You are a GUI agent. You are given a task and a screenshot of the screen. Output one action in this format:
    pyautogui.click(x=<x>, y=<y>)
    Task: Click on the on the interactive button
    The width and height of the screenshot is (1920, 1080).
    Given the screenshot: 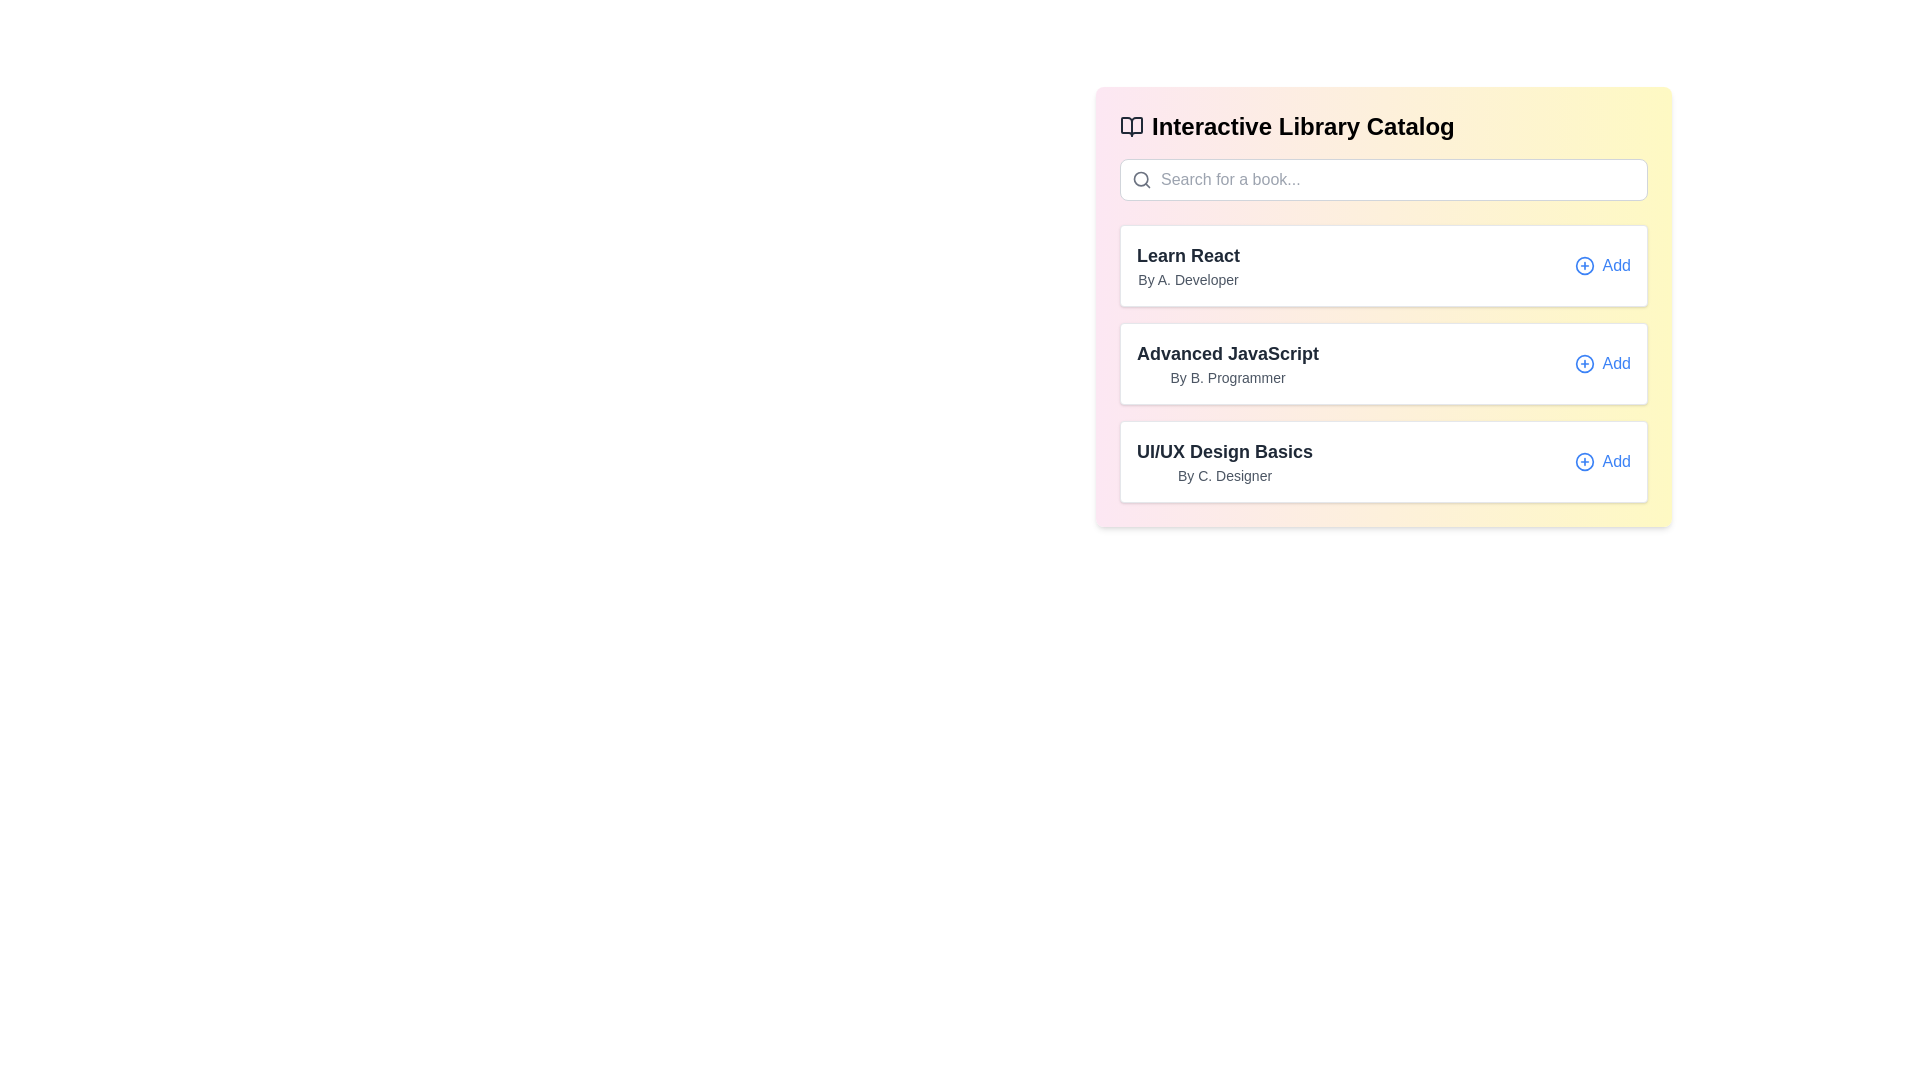 What is the action you would take?
    pyautogui.click(x=1602, y=265)
    